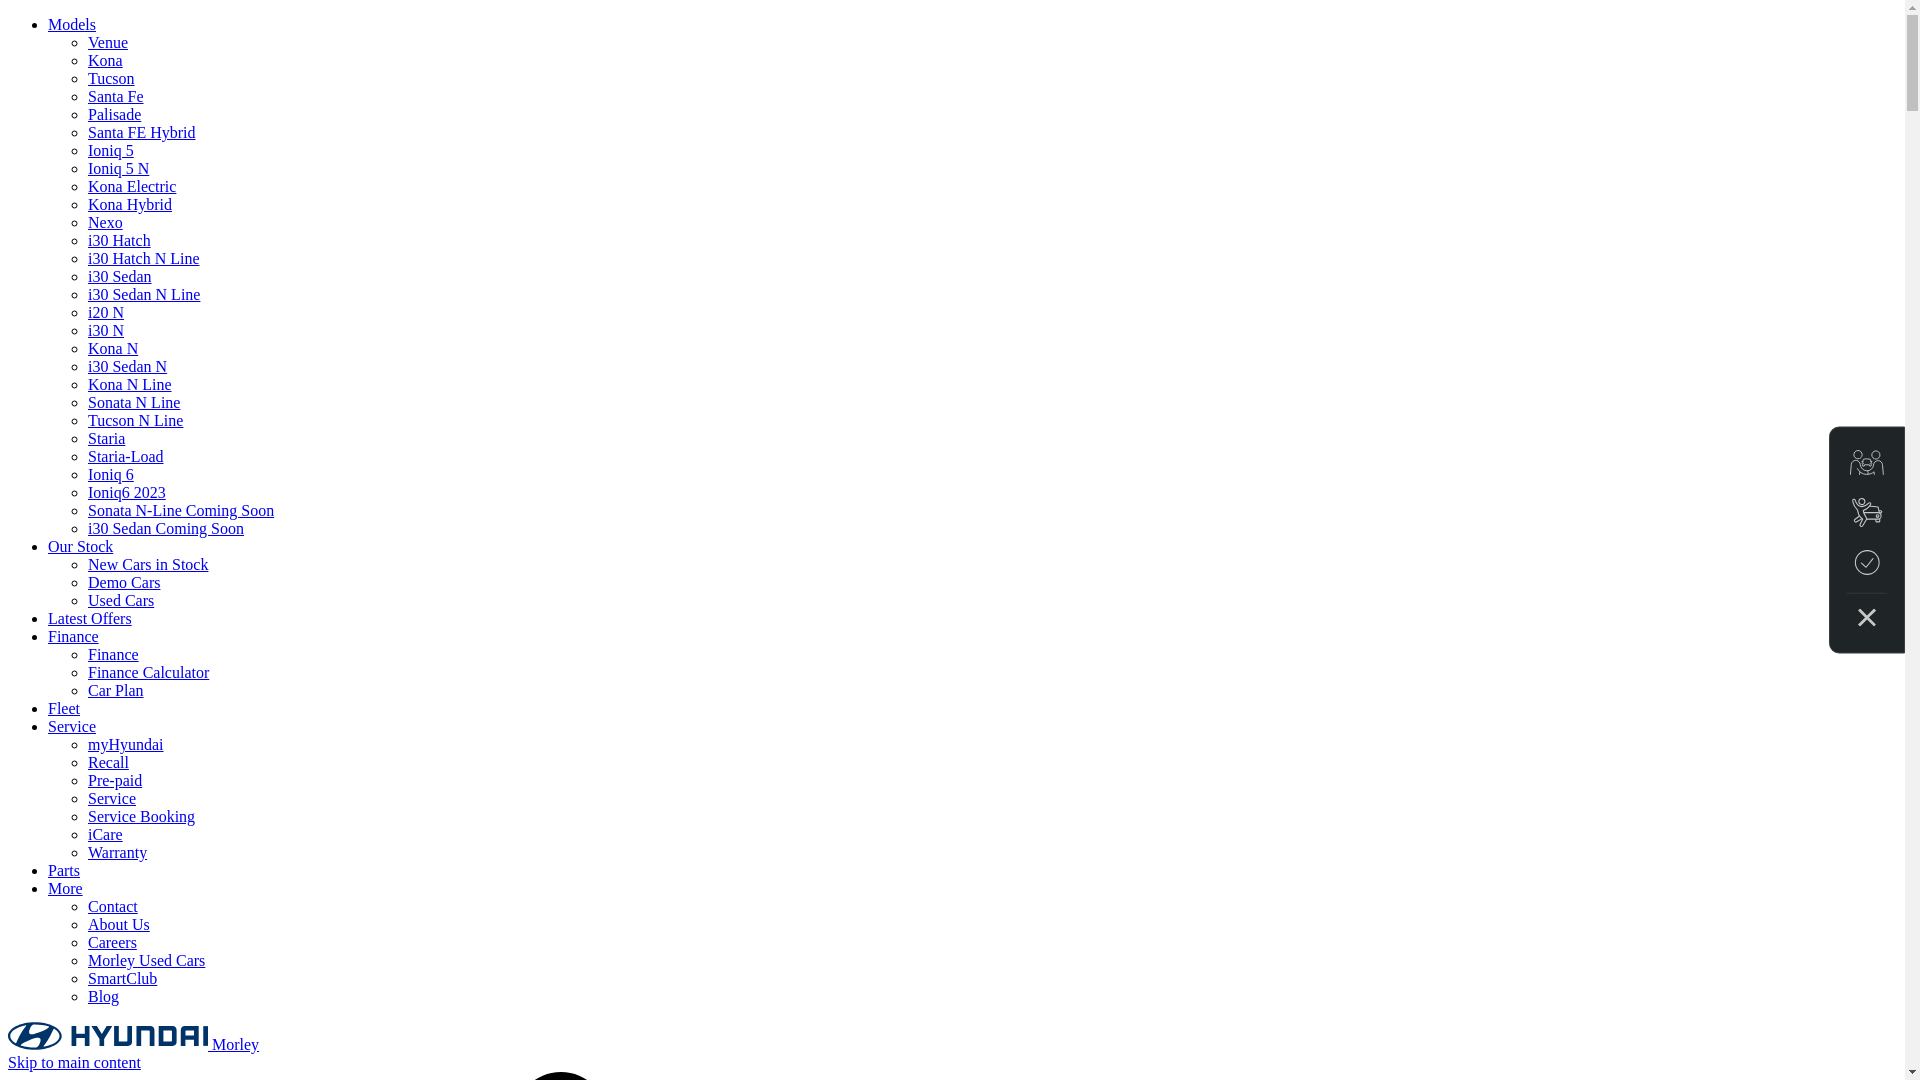  Describe the element at coordinates (113, 114) in the screenshot. I see `'Palisade'` at that location.